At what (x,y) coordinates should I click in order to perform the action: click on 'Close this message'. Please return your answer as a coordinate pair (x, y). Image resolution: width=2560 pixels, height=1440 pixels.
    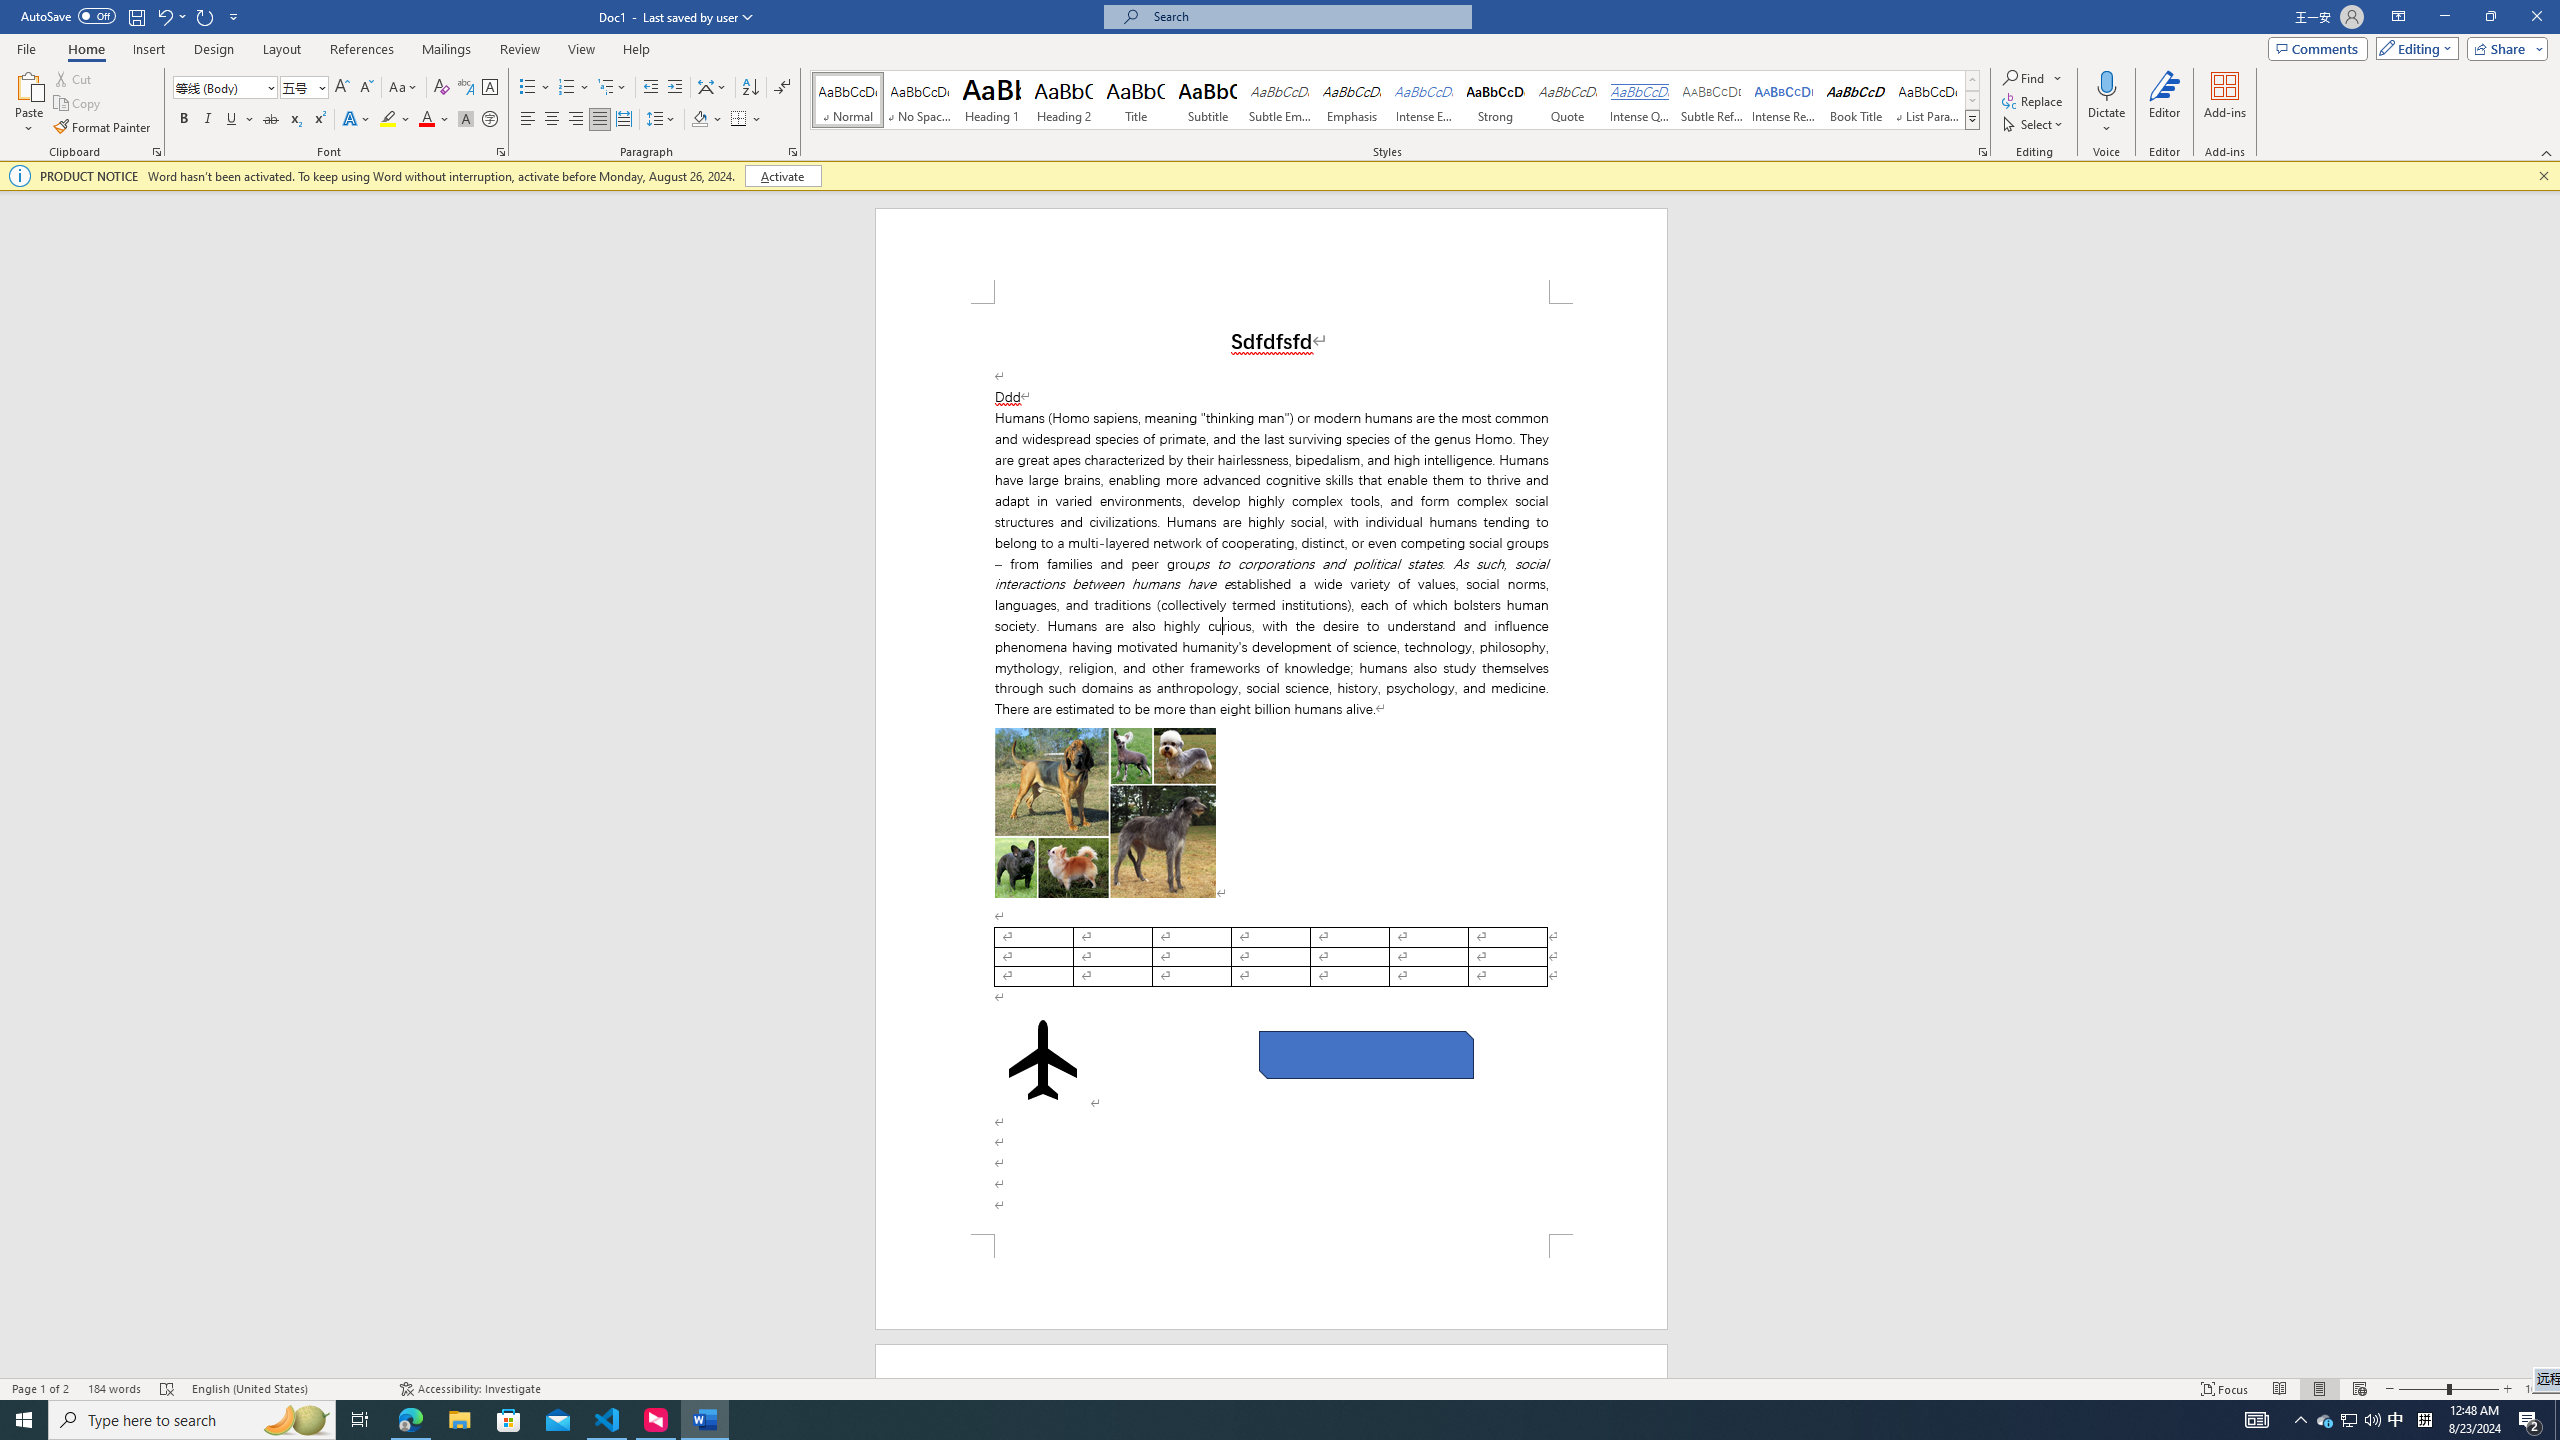
    Looking at the image, I should click on (2543, 175).